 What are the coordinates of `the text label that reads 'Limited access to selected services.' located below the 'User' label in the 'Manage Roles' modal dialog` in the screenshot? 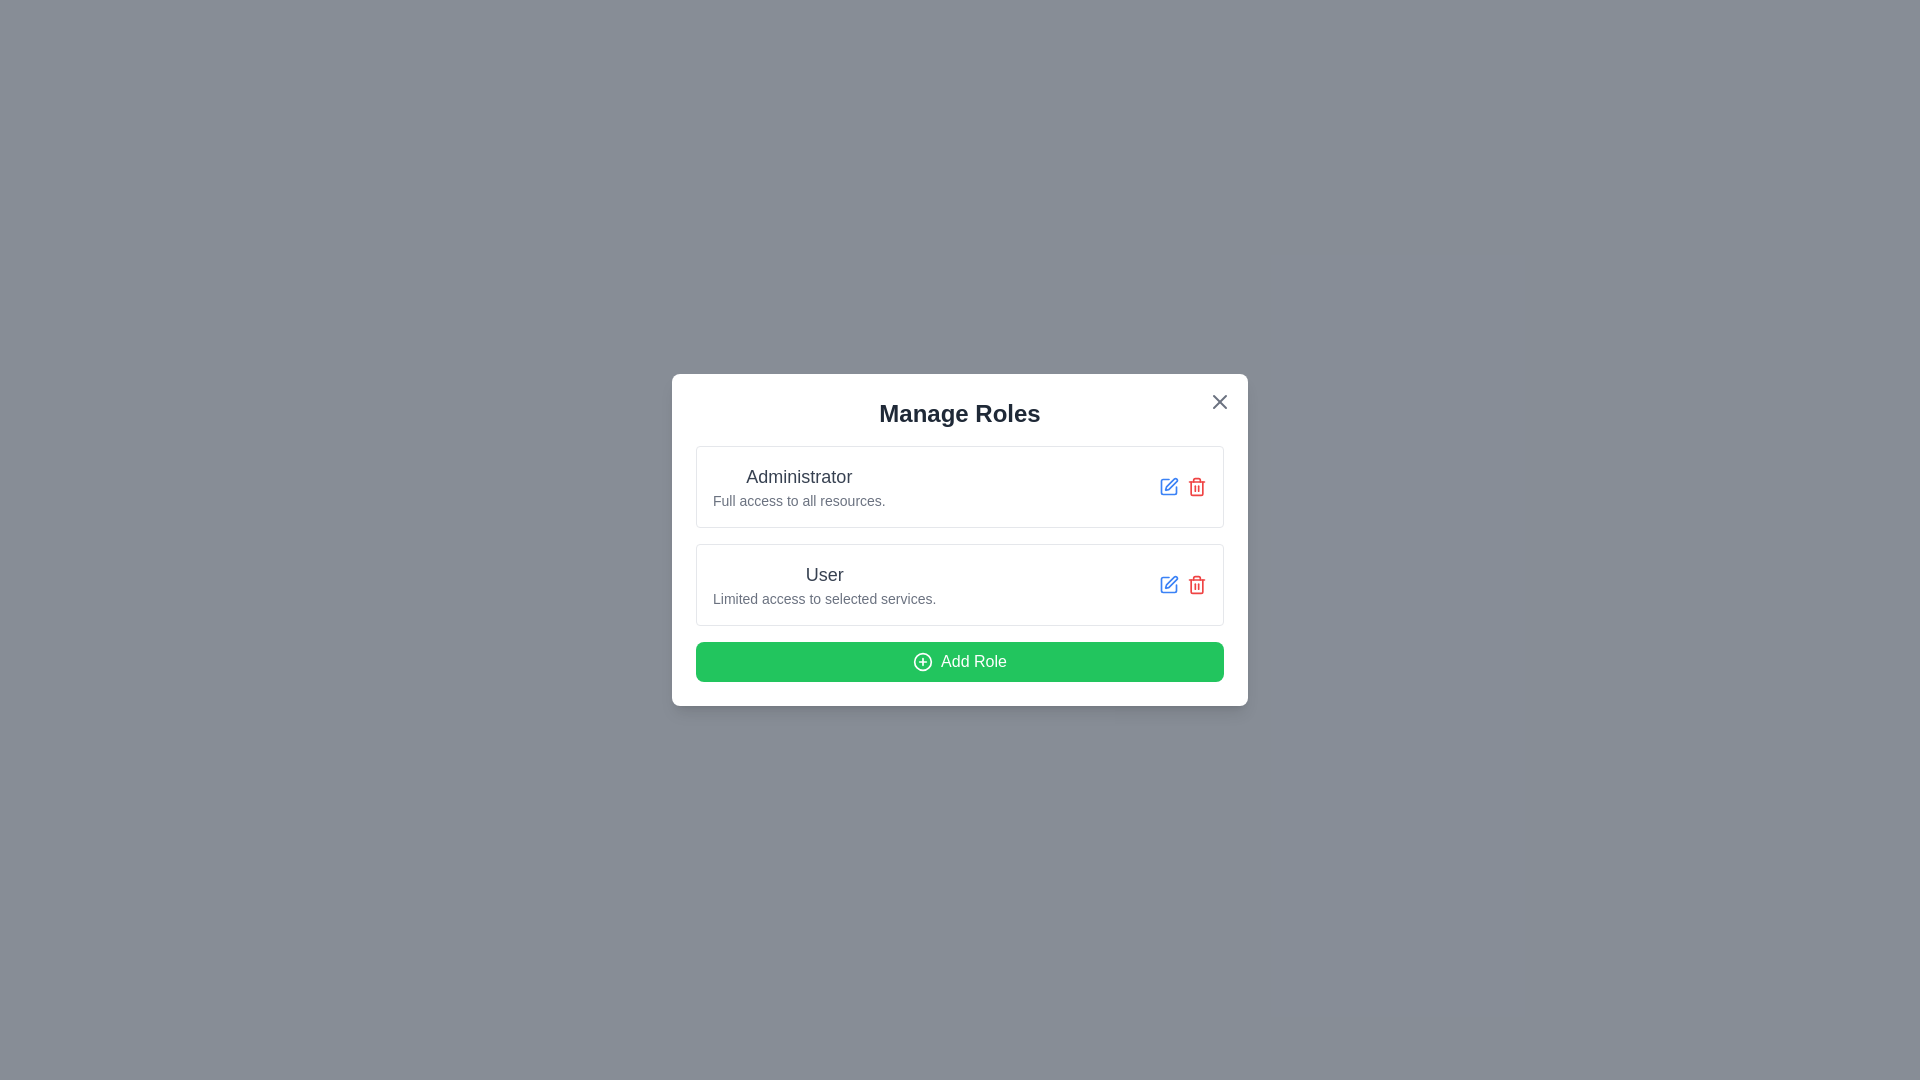 It's located at (824, 597).